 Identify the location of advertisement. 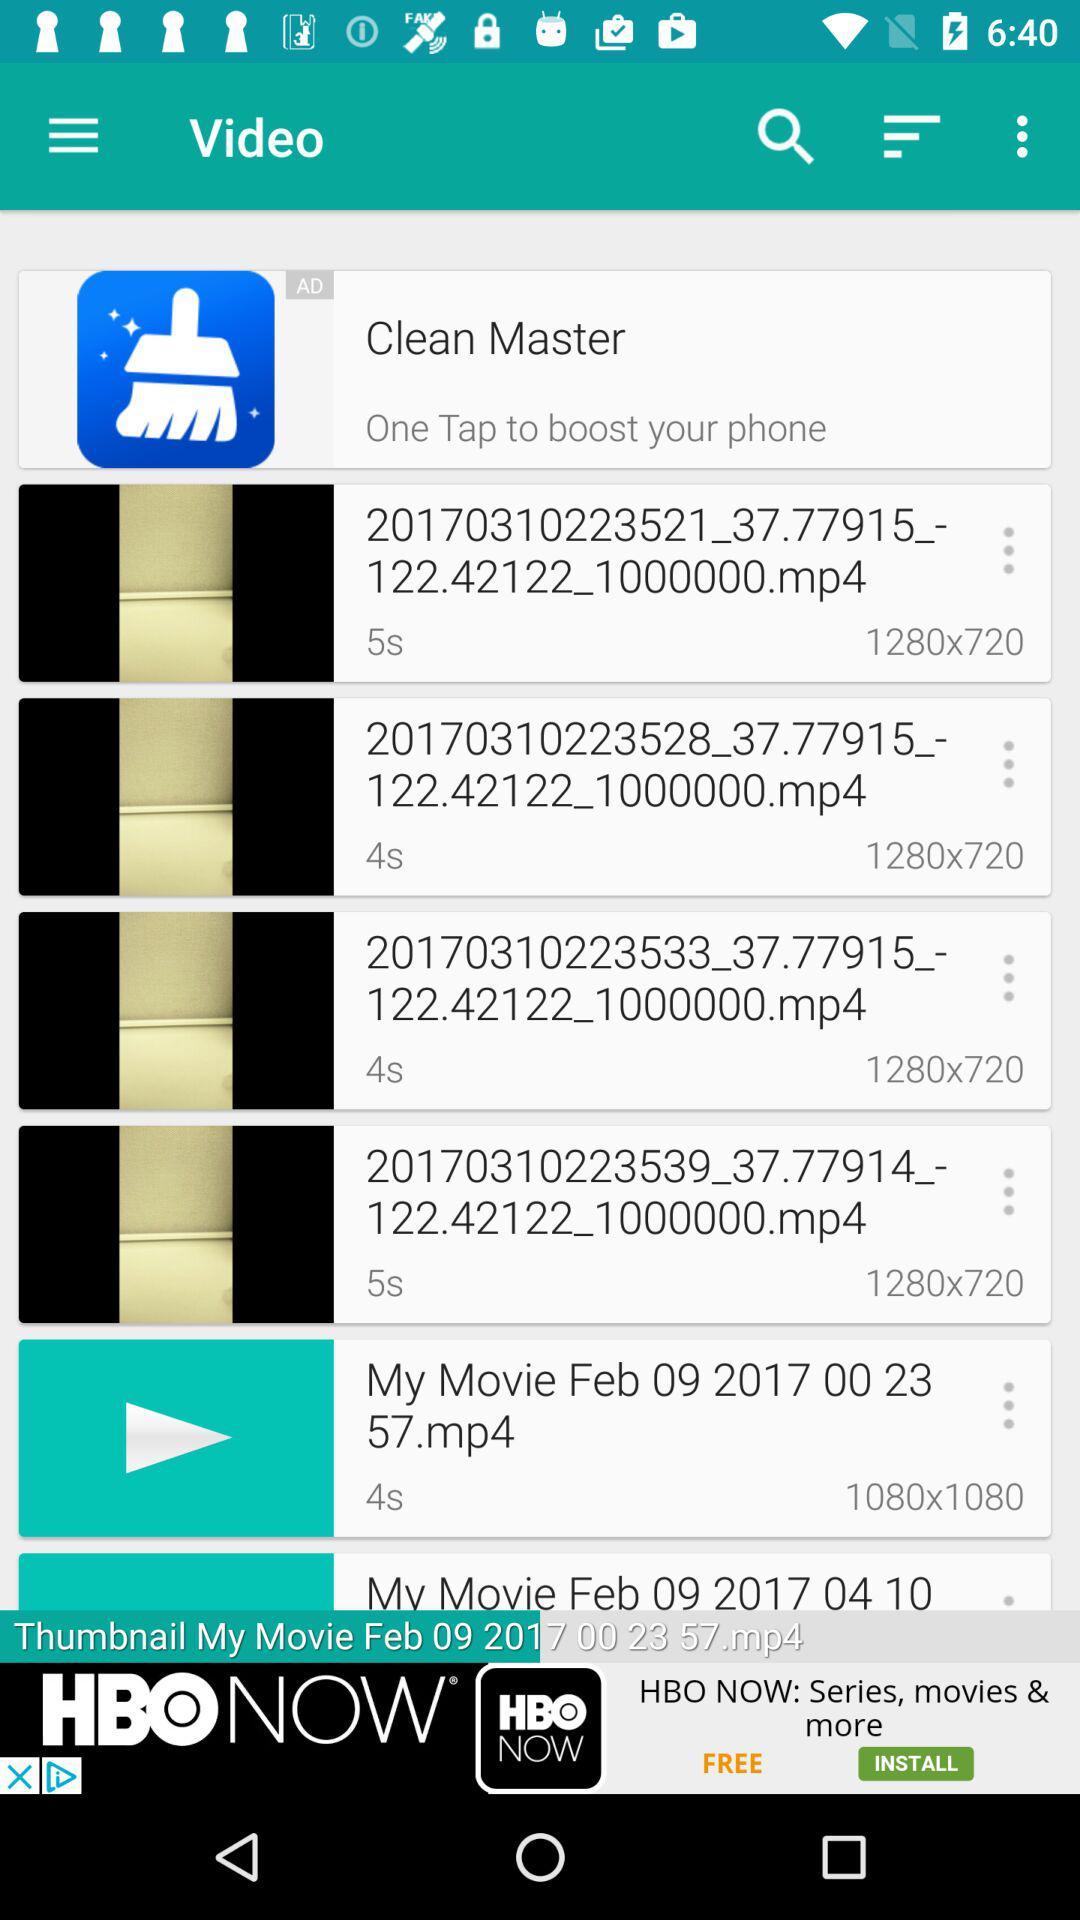
(540, 1727).